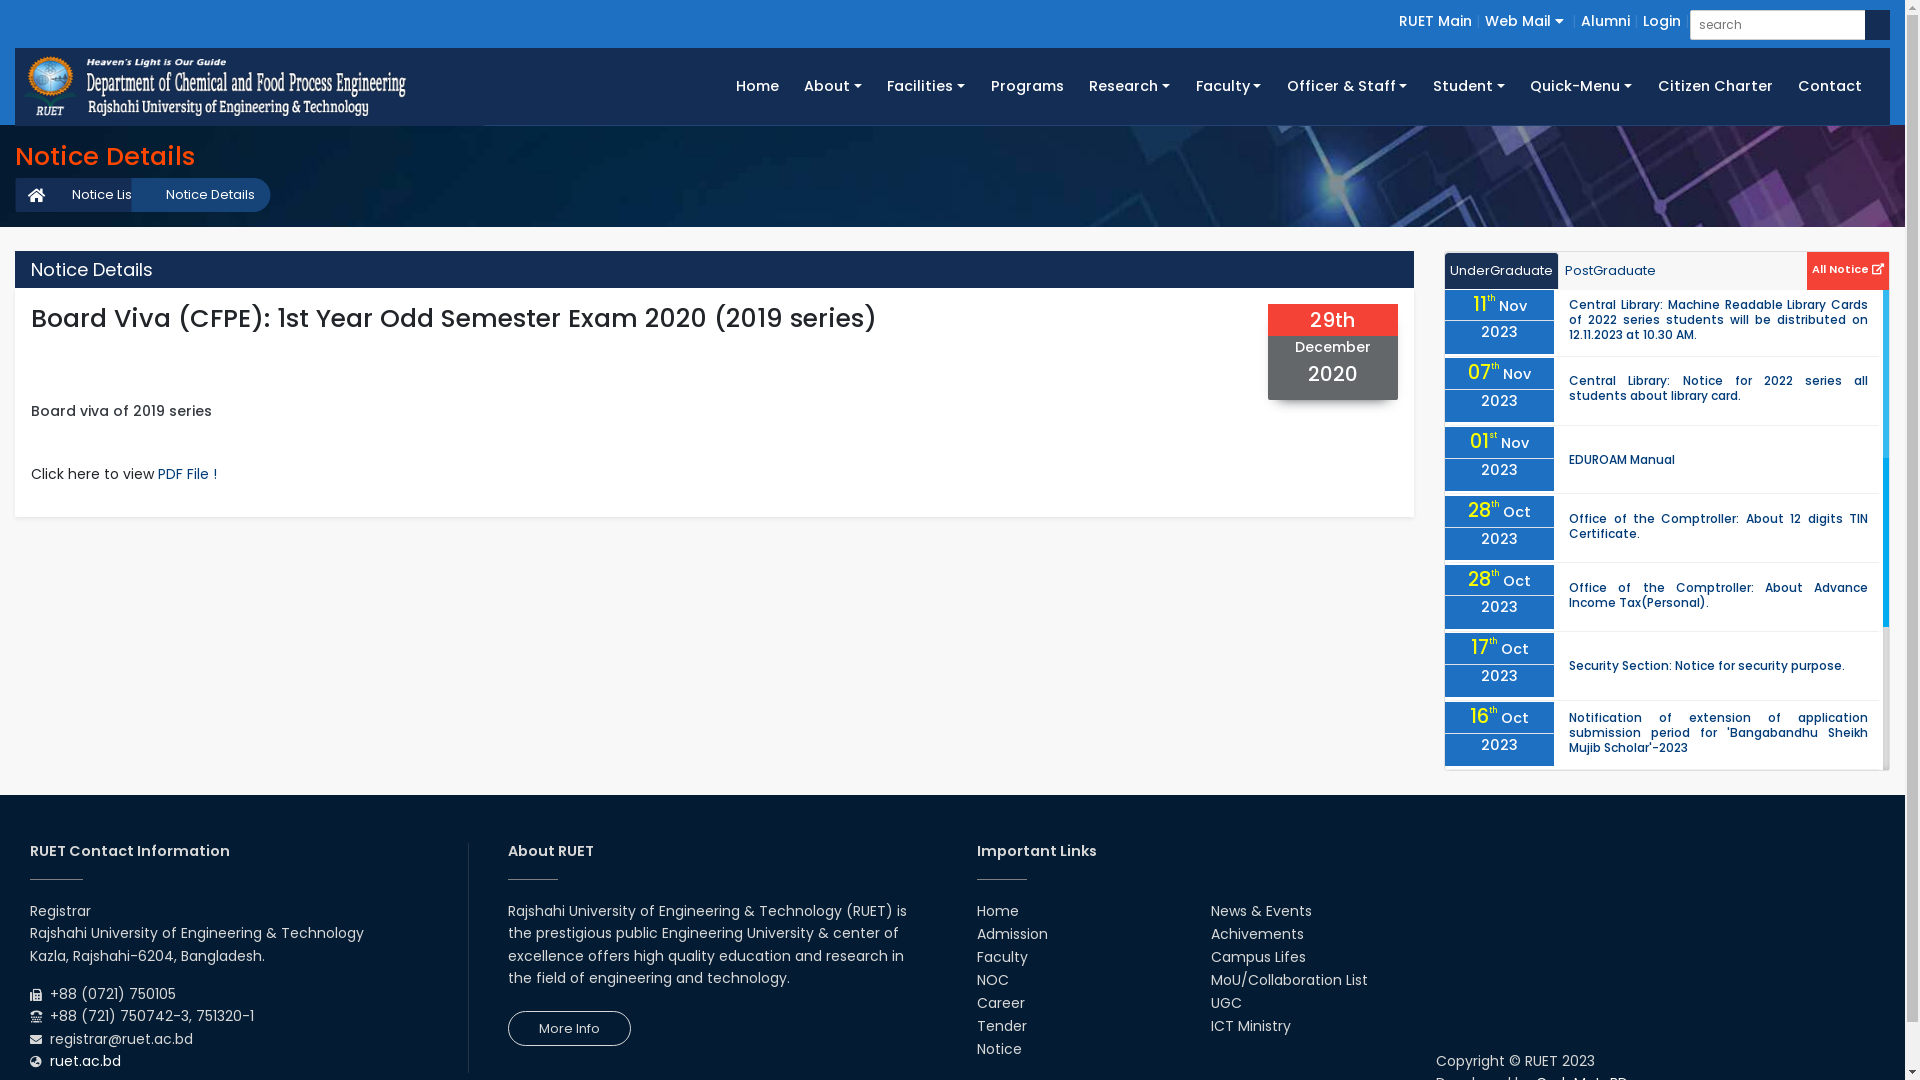 The width and height of the screenshot is (1920, 1080). Describe the element at coordinates (1847, 266) in the screenshot. I see `'All Notice'` at that location.